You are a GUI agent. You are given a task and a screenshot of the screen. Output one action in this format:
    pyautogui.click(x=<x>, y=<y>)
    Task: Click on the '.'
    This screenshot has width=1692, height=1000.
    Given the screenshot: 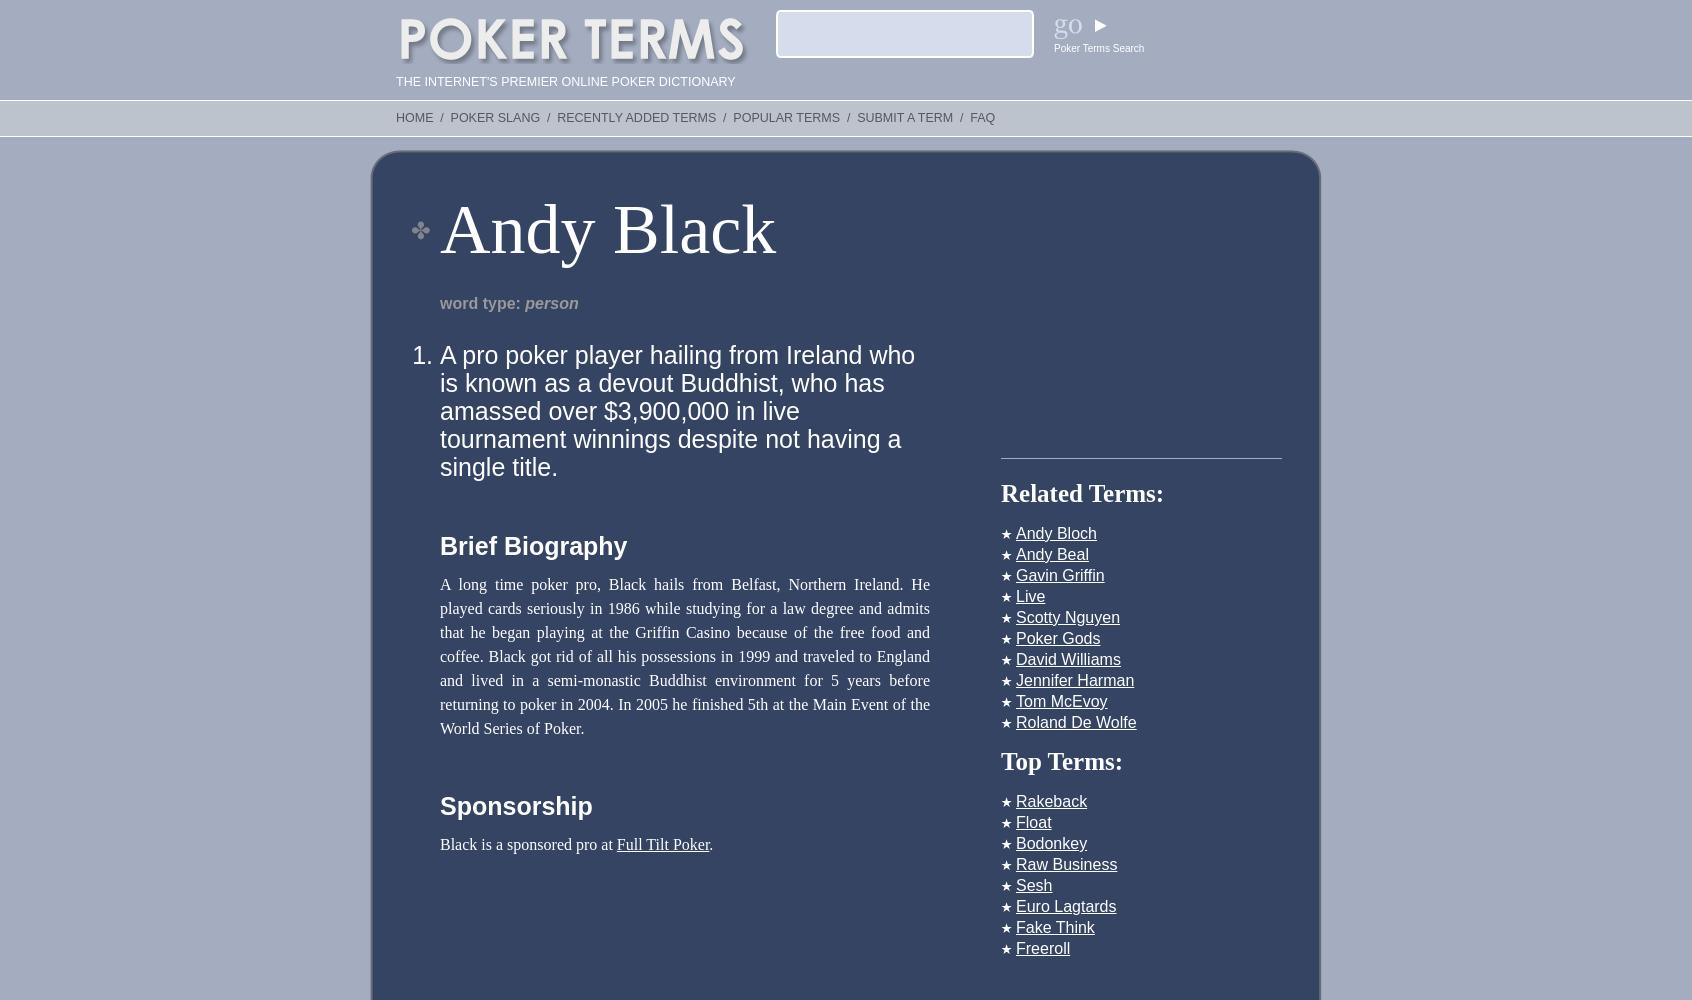 What is the action you would take?
    pyautogui.click(x=707, y=843)
    